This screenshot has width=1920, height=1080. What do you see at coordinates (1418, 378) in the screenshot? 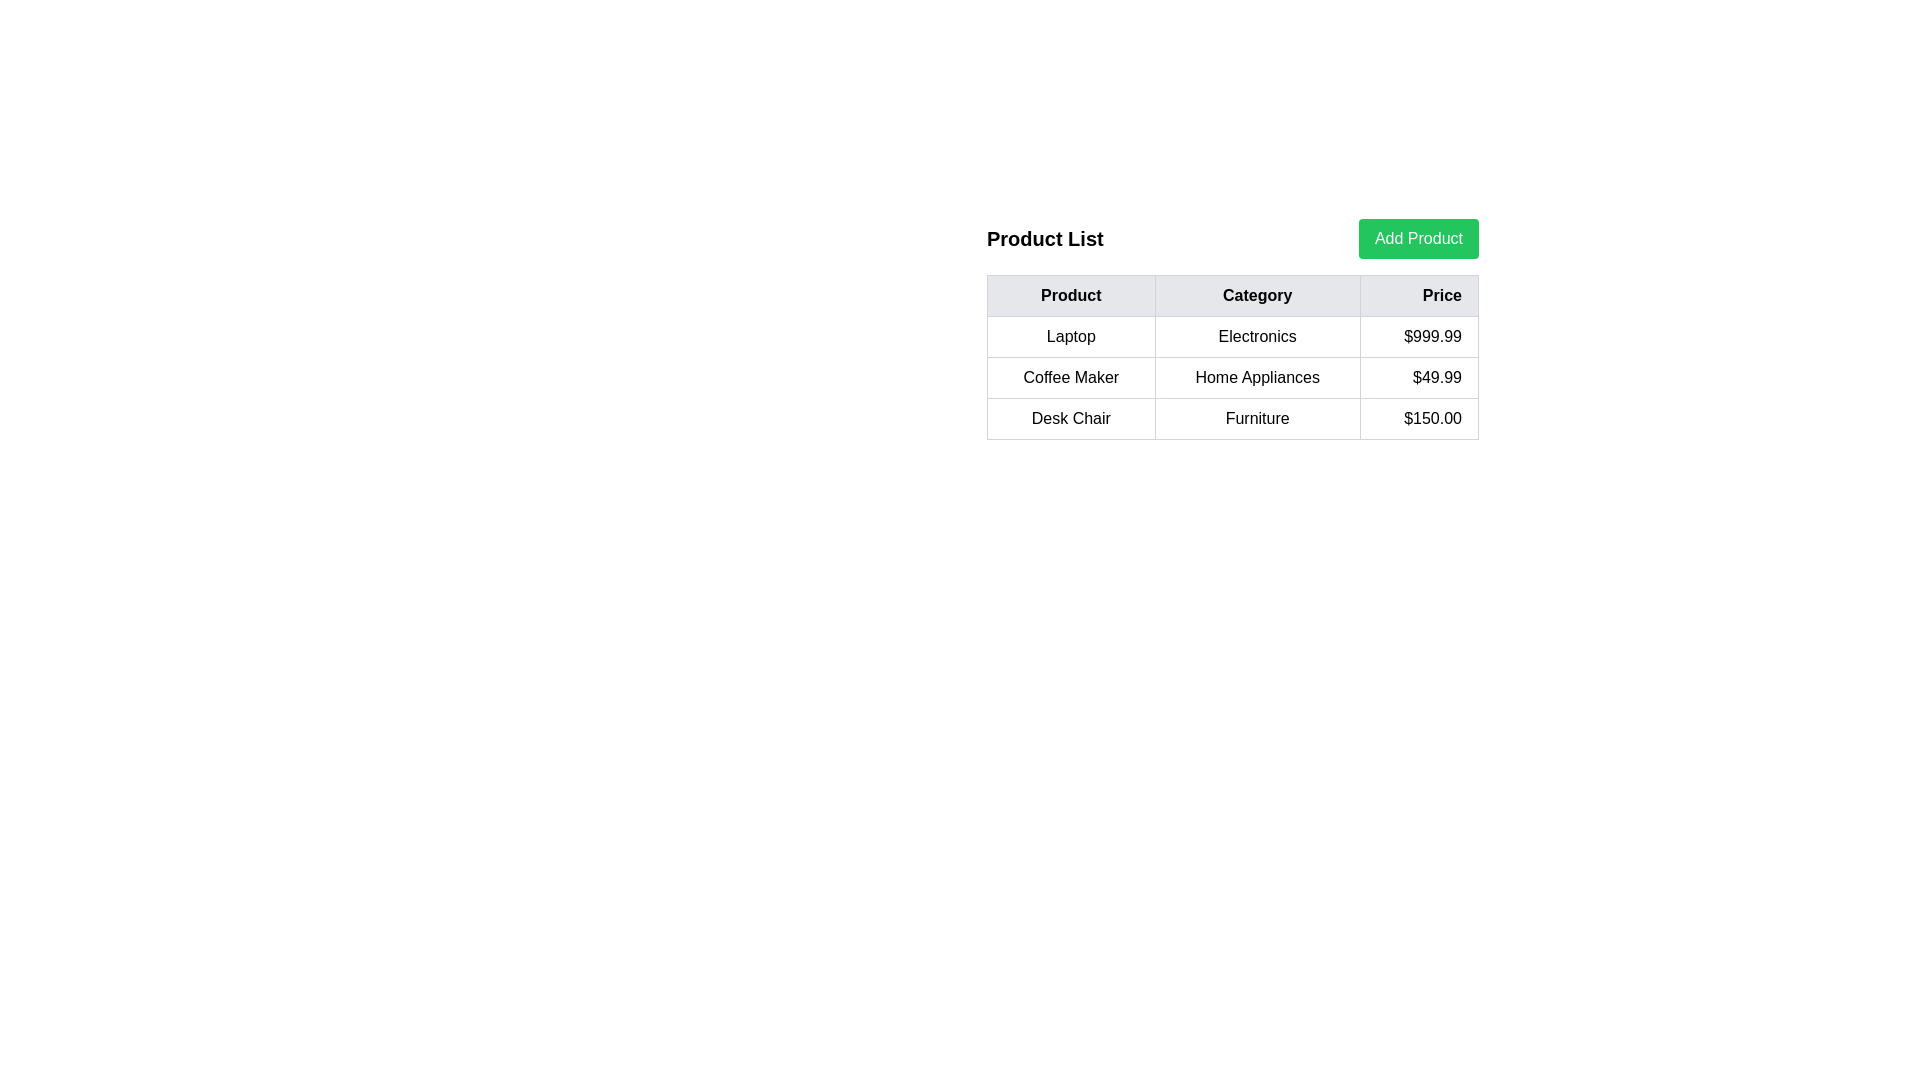
I see `the price label displaying '$49.99' in the third column of the second row in the 'Product List' table` at bounding box center [1418, 378].